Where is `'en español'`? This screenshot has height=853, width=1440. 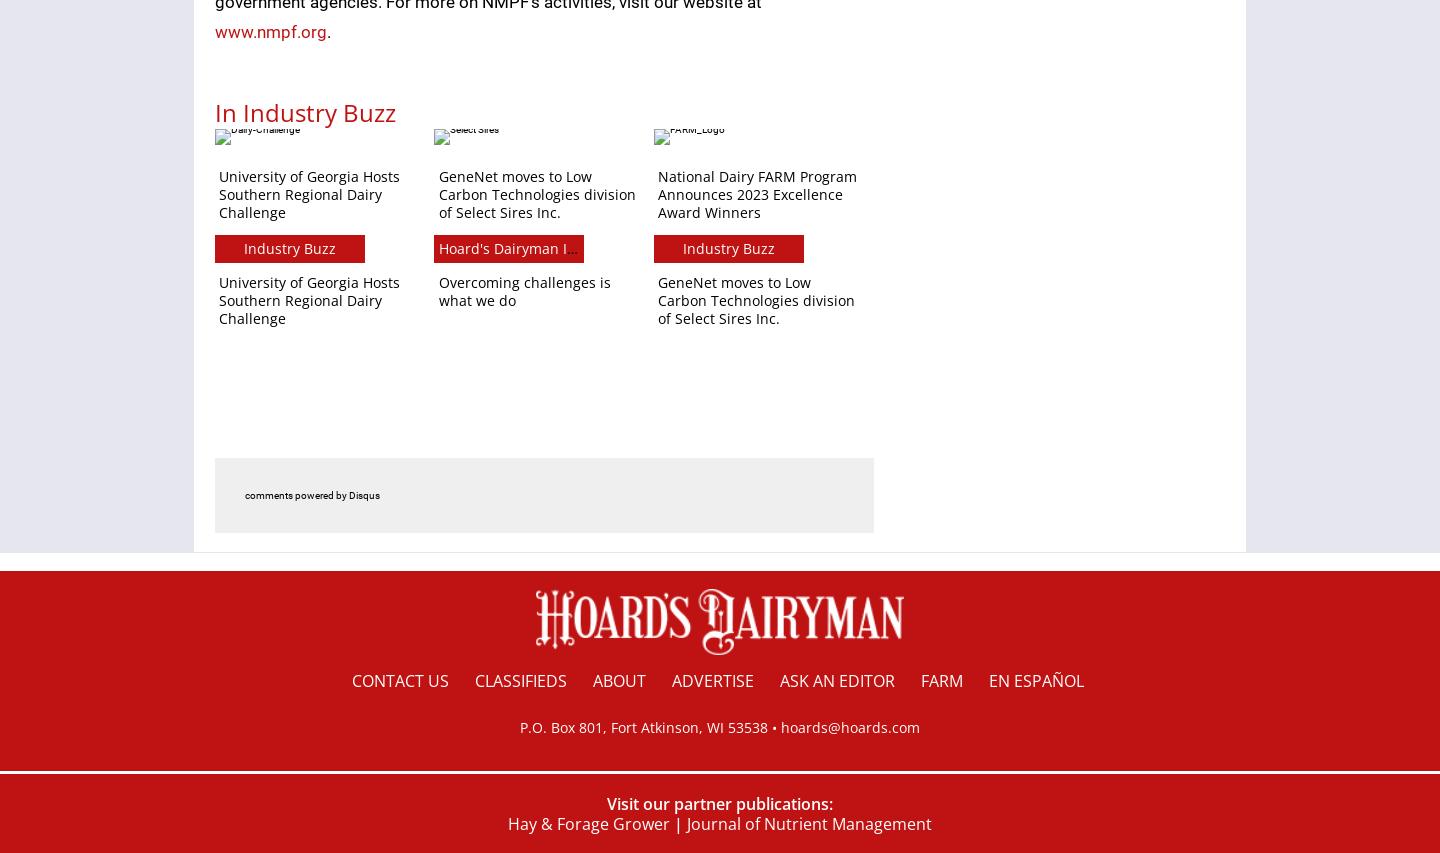 'en español' is located at coordinates (987, 680).